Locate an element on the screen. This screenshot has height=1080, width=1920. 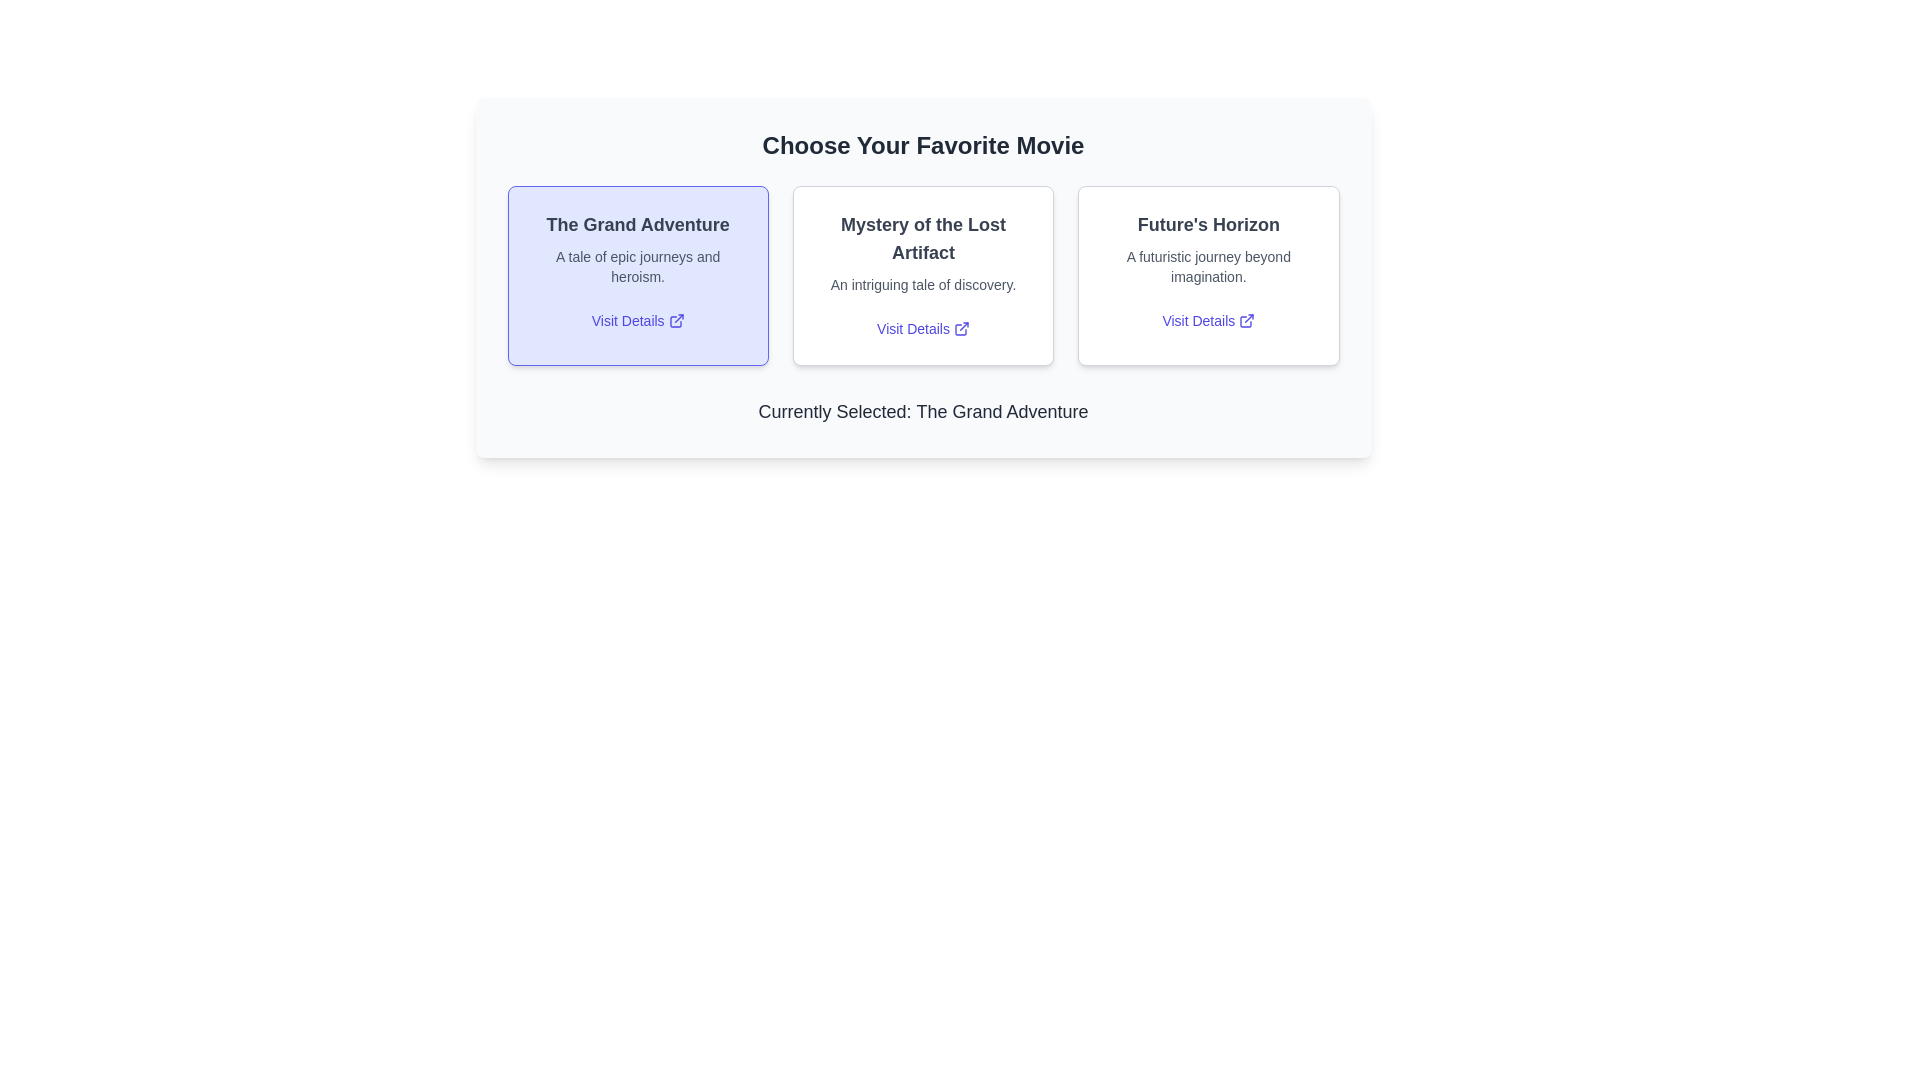
on the text header displaying 'Mystery of the Lost Artifact' is located at coordinates (922, 238).